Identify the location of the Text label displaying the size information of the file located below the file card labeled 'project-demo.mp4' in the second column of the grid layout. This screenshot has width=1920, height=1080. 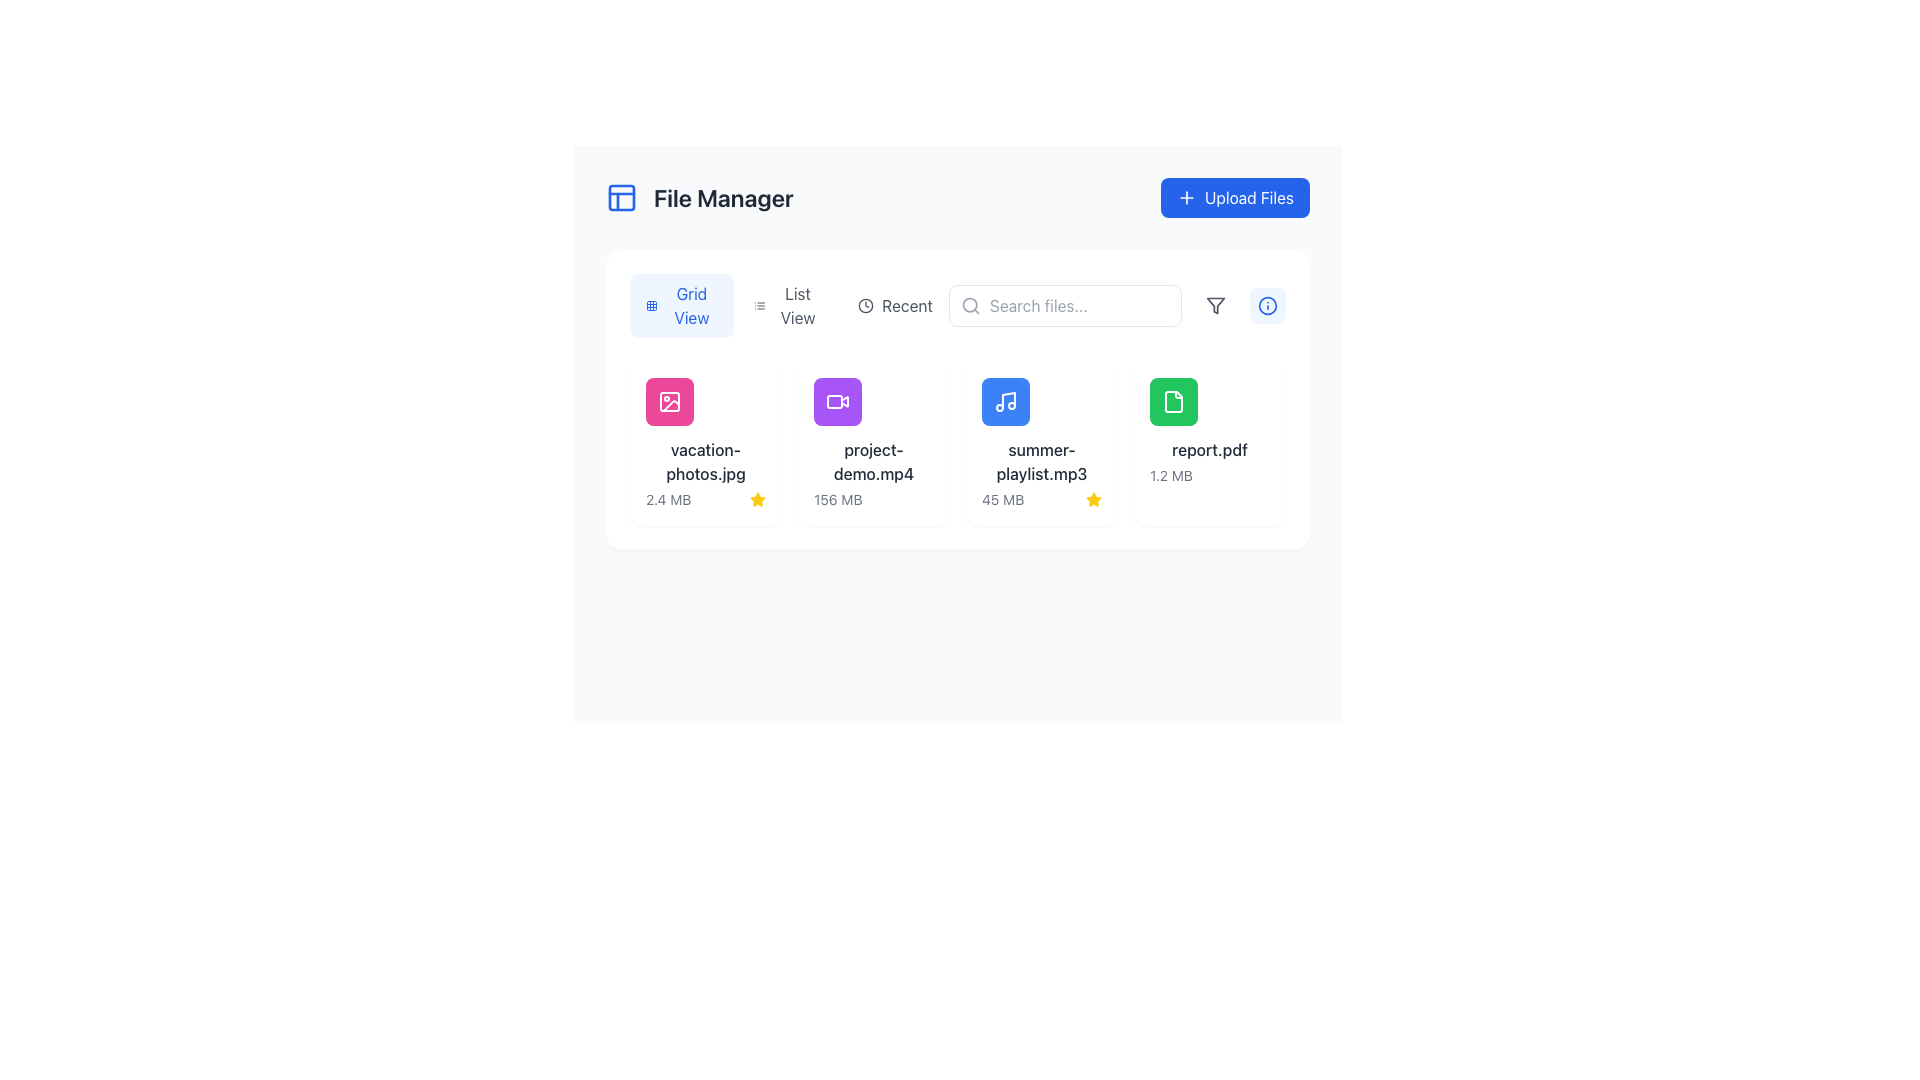
(838, 499).